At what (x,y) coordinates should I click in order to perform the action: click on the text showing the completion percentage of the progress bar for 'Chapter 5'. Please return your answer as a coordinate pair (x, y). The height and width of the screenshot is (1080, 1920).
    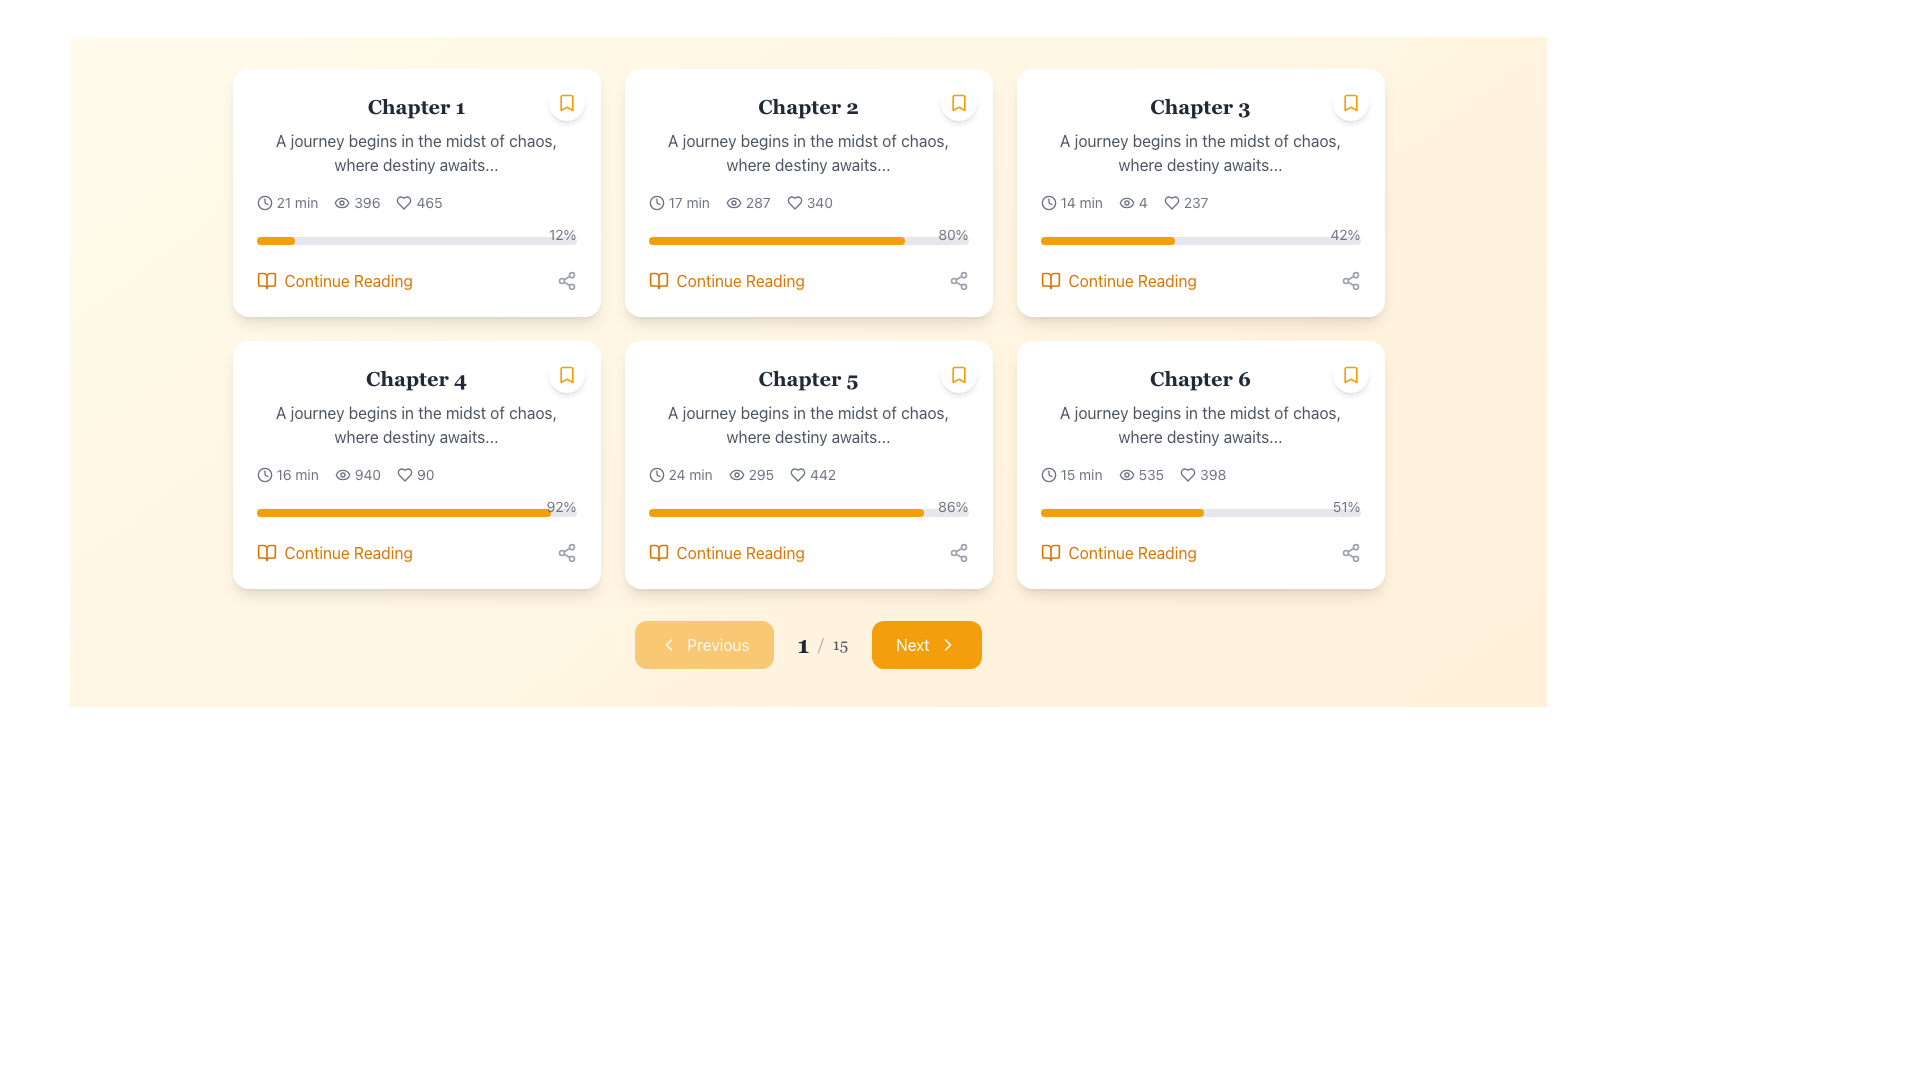
    Looking at the image, I should click on (808, 508).